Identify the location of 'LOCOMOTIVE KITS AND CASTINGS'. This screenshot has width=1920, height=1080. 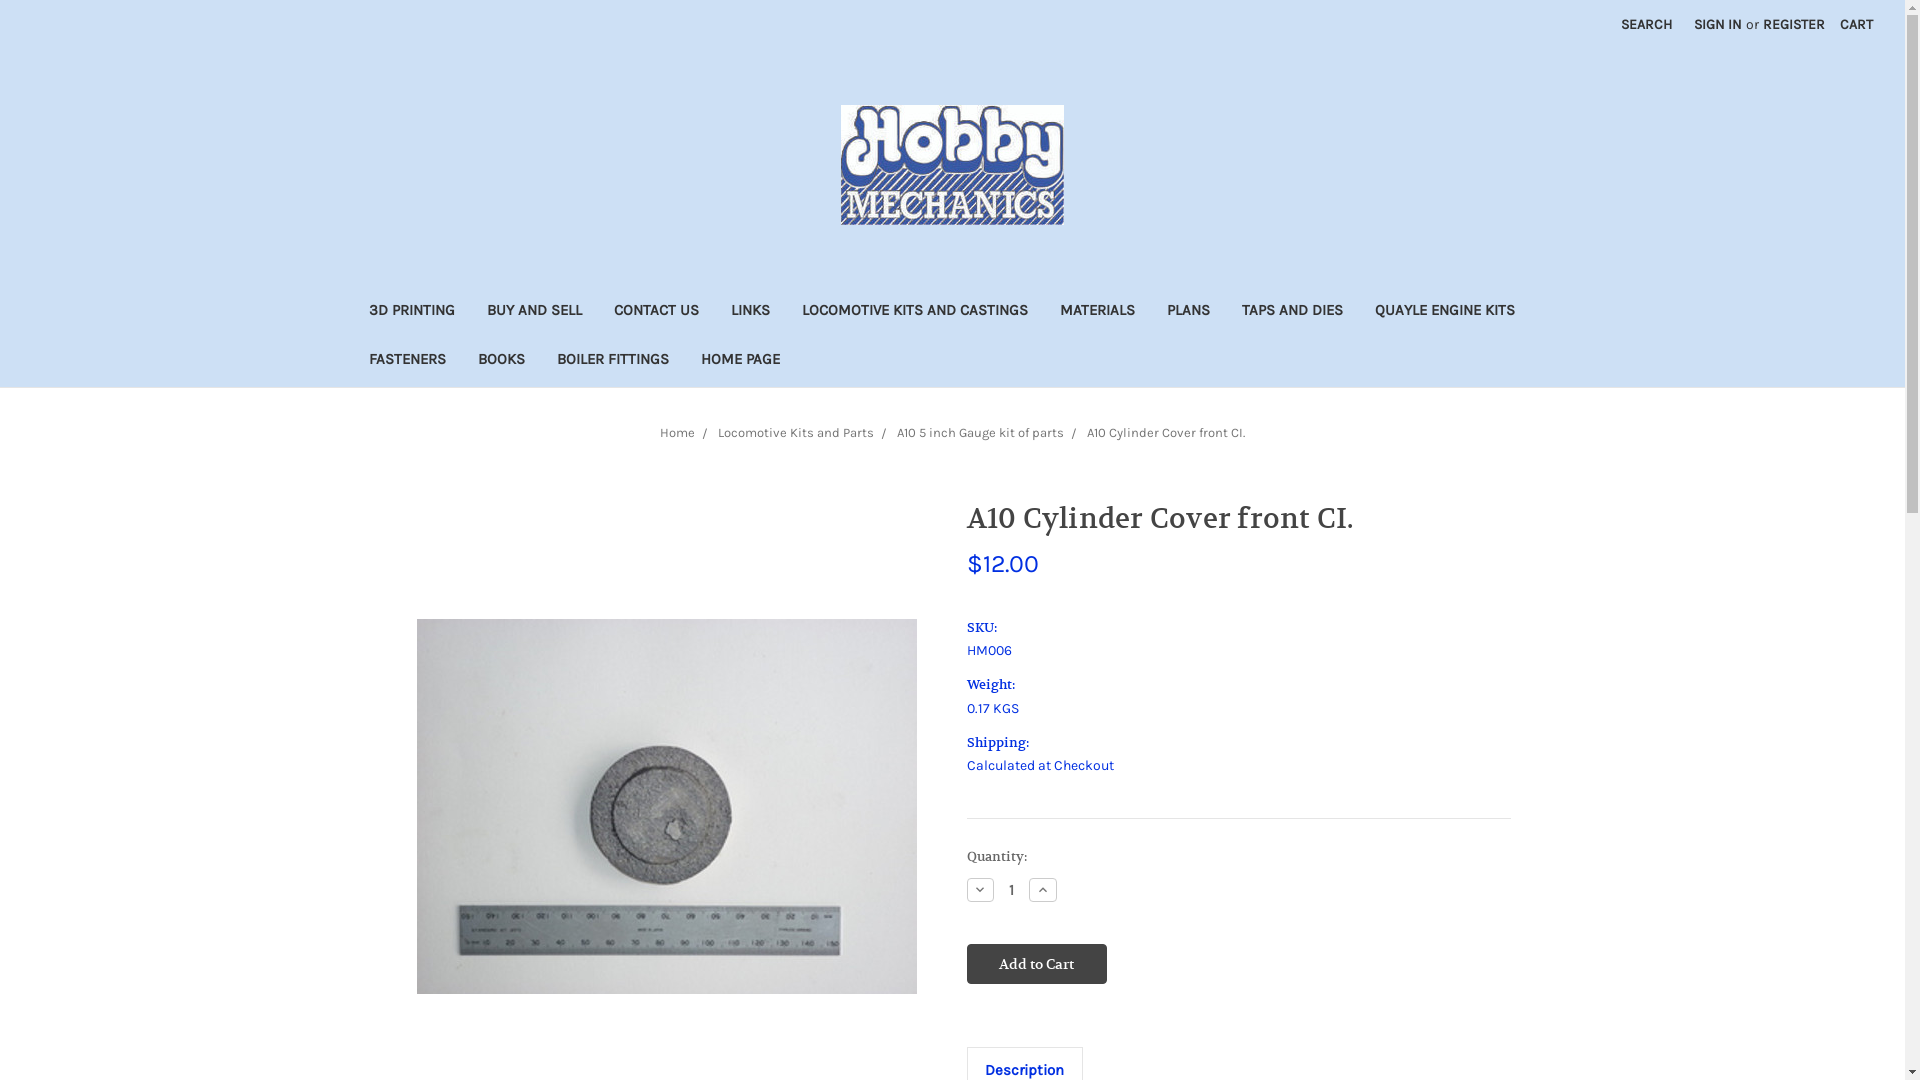
(914, 312).